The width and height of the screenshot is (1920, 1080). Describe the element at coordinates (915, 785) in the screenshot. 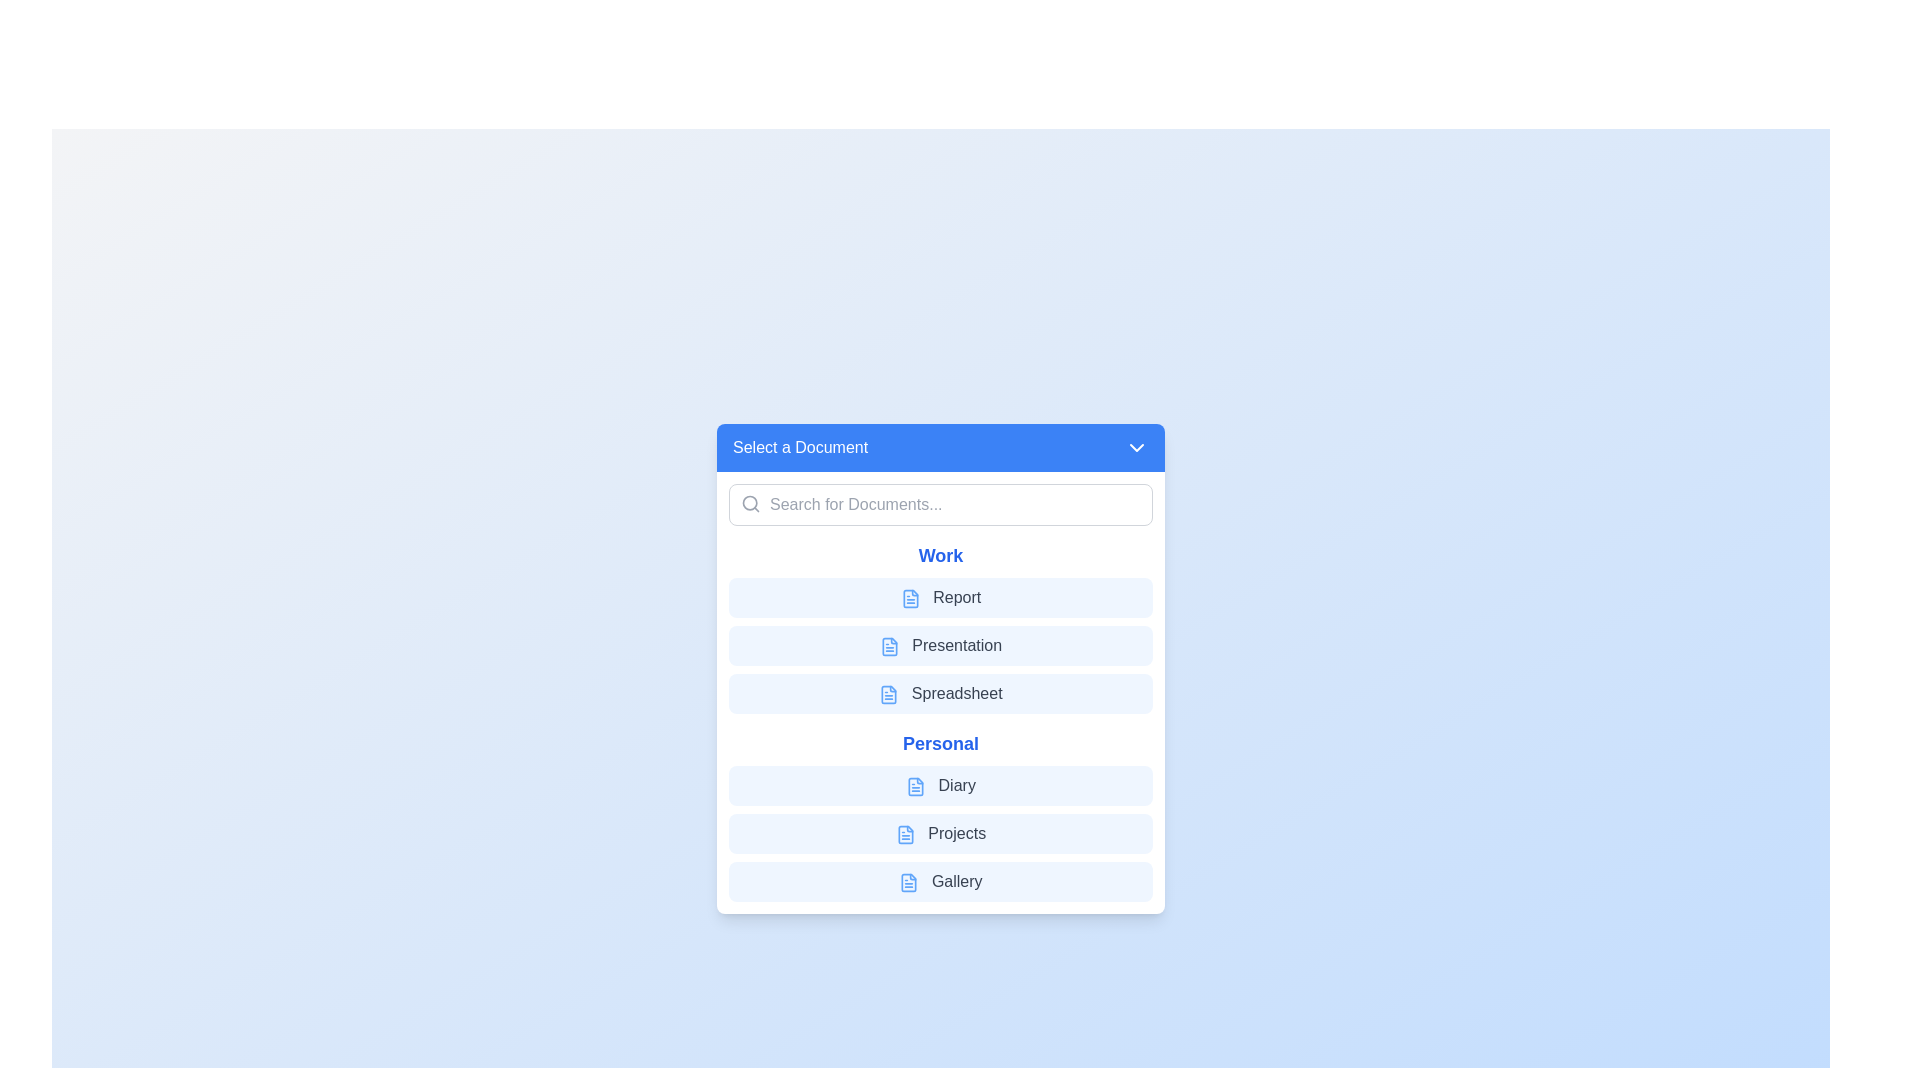

I see `the document icon with a light blue outline and white background in the 'Personal' section, associated with the 'Diary' entry` at that location.